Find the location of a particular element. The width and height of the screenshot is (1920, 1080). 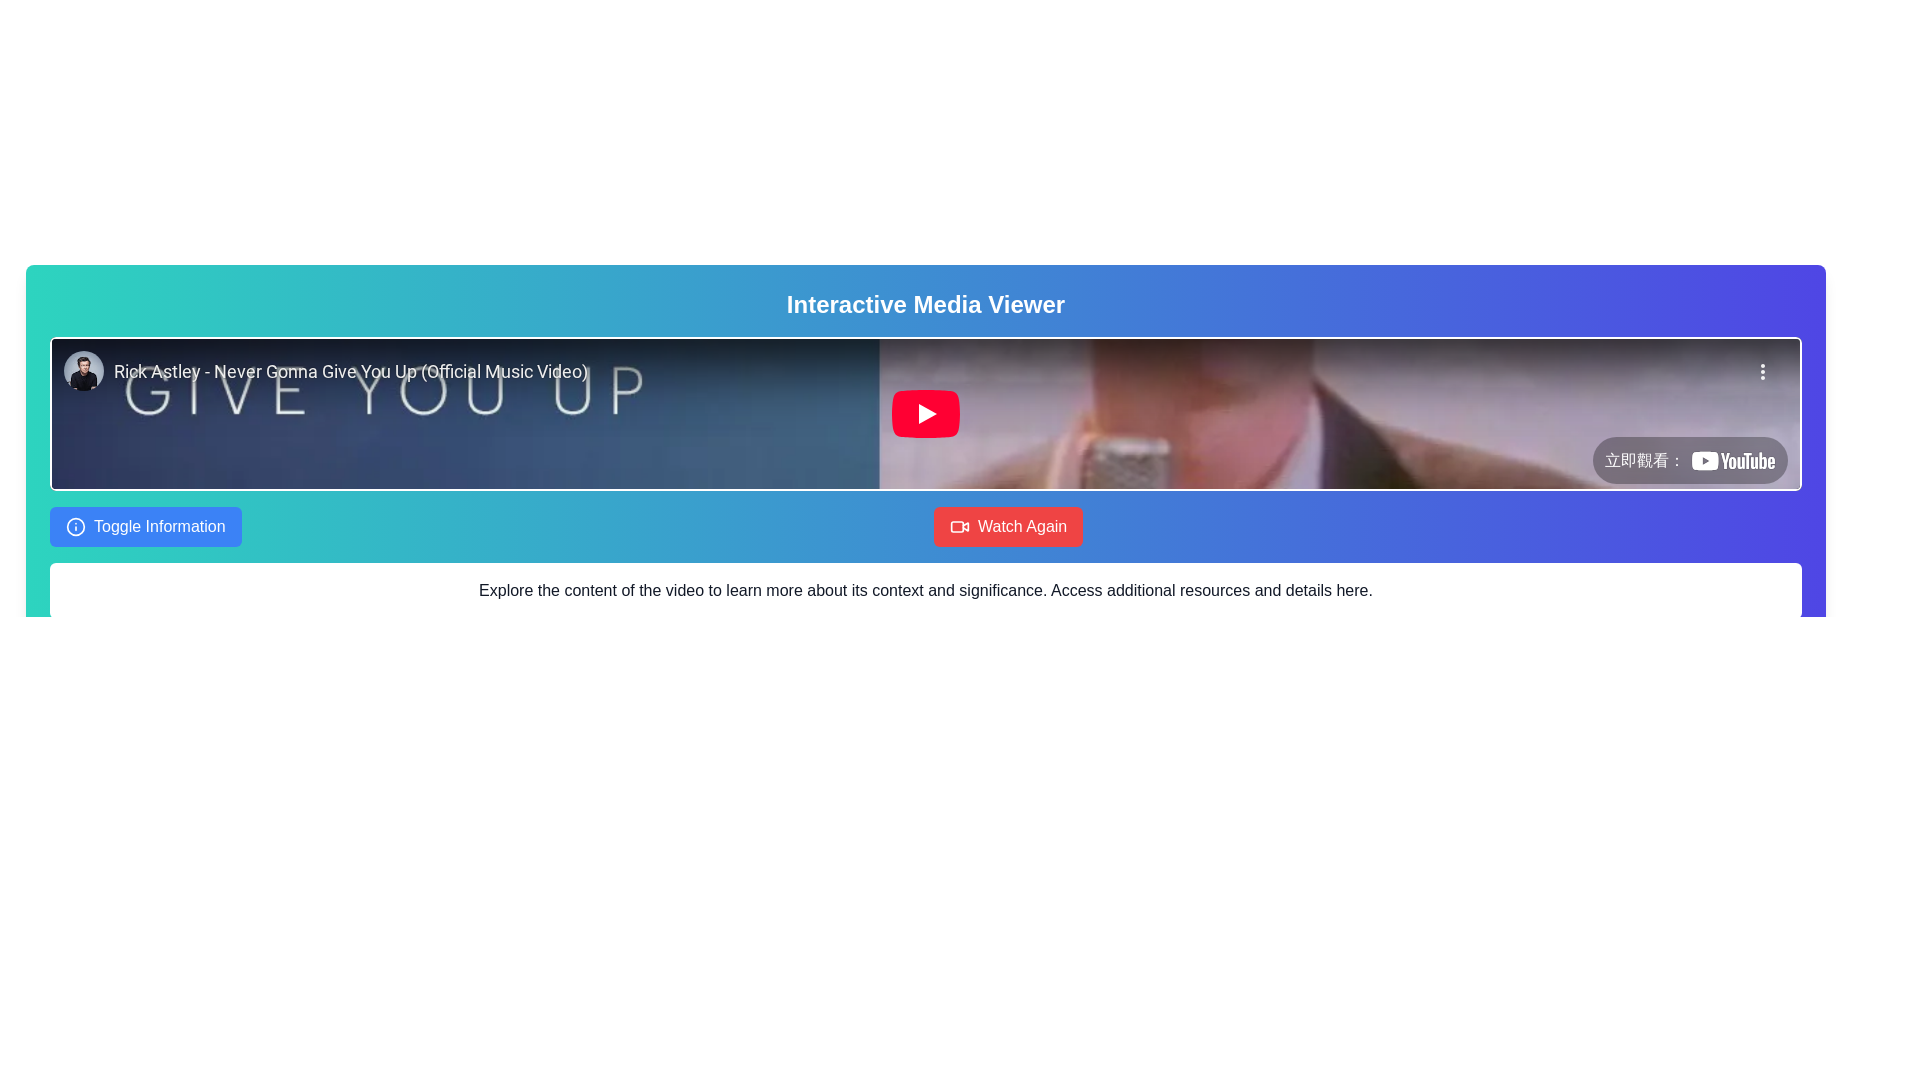

the toggle visibility button located in the lower left part of the blue-green section beneath the media viewer for keyboard navigation is located at coordinates (144, 526).